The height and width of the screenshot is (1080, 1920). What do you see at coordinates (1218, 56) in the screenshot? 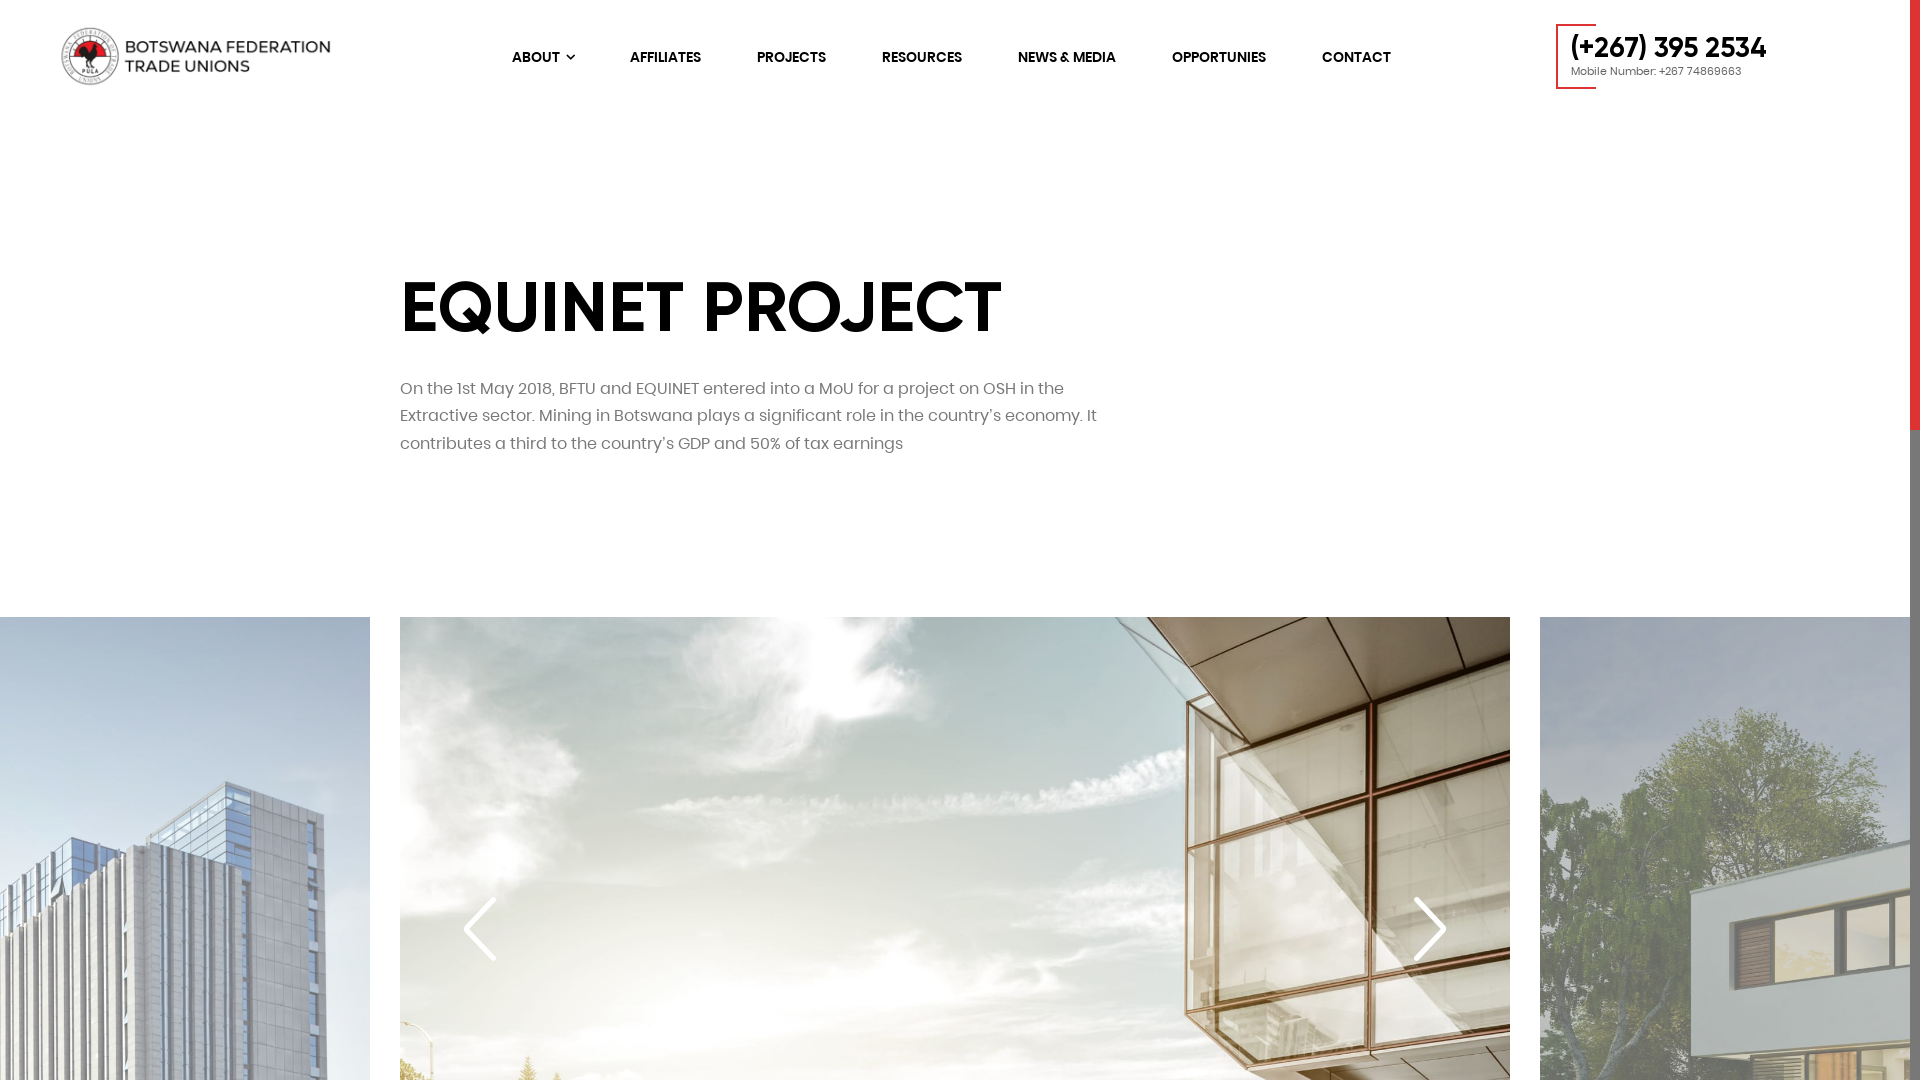
I see `'OPPORTUNIES'` at bounding box center [1218, 56].